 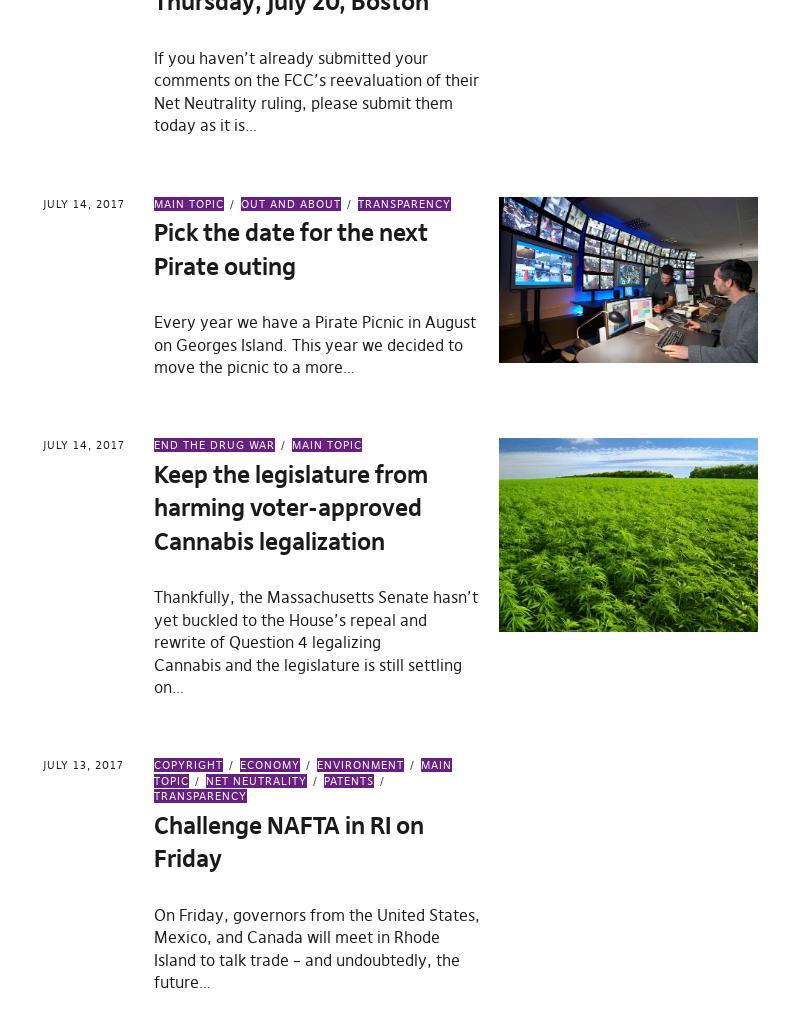 I want to click on 'Environment', so click(x=360, y=764).